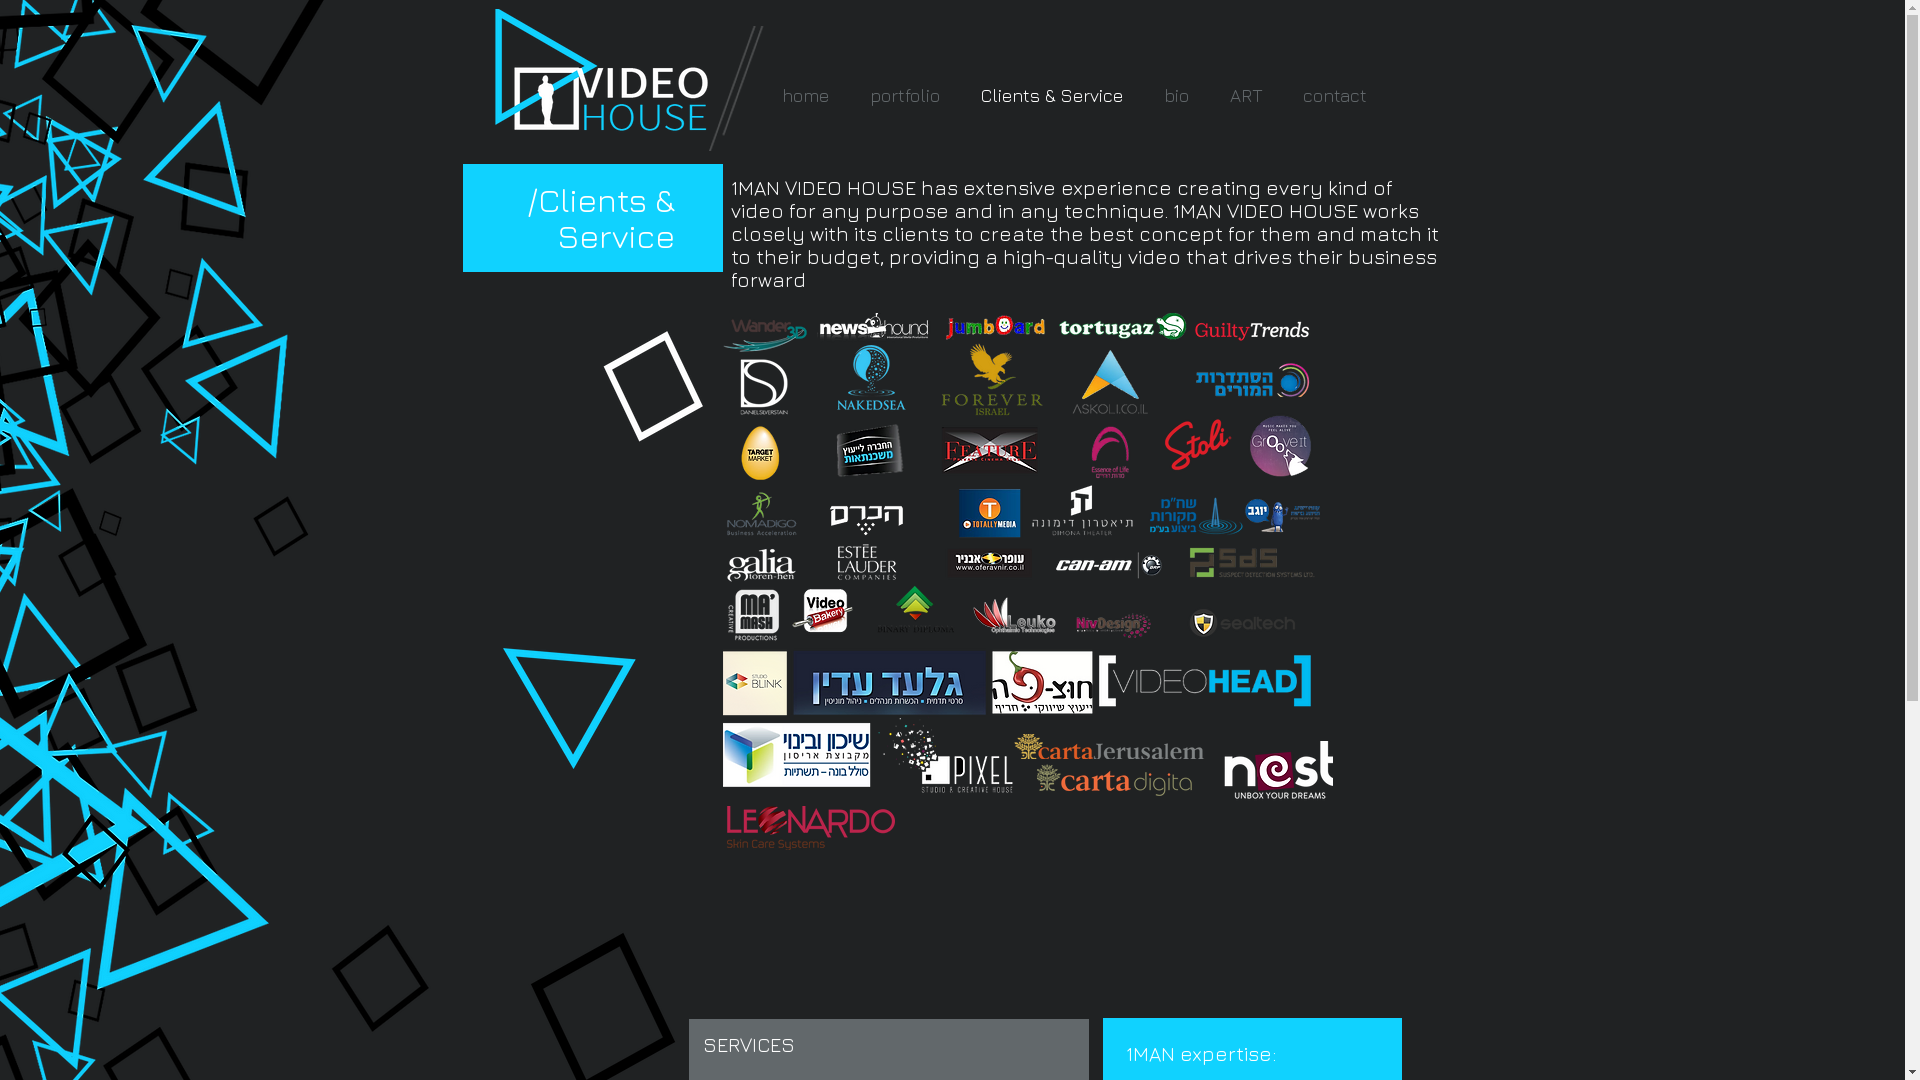 The image size is (1920, 1080). I want to click on 'bio', so click(1176, 95).